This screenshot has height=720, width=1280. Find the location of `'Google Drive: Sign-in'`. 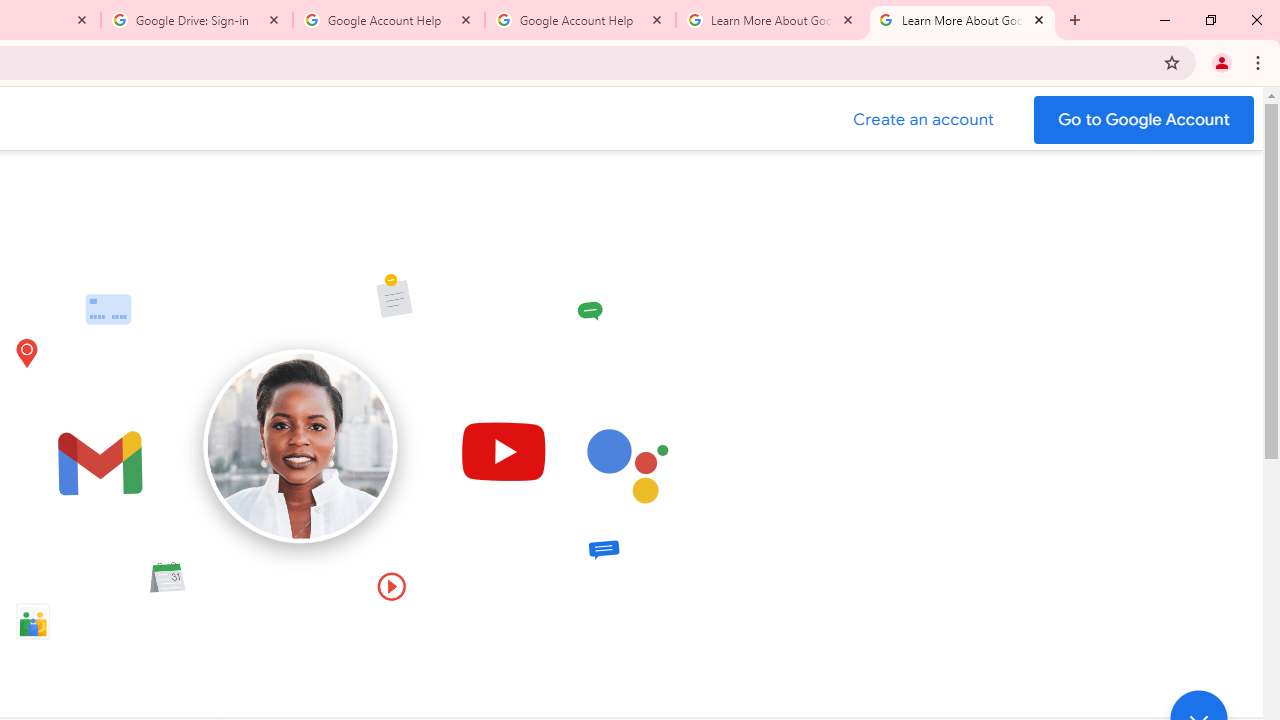

'Google Drive: Sign-in' is located at coordinates (197, 20).